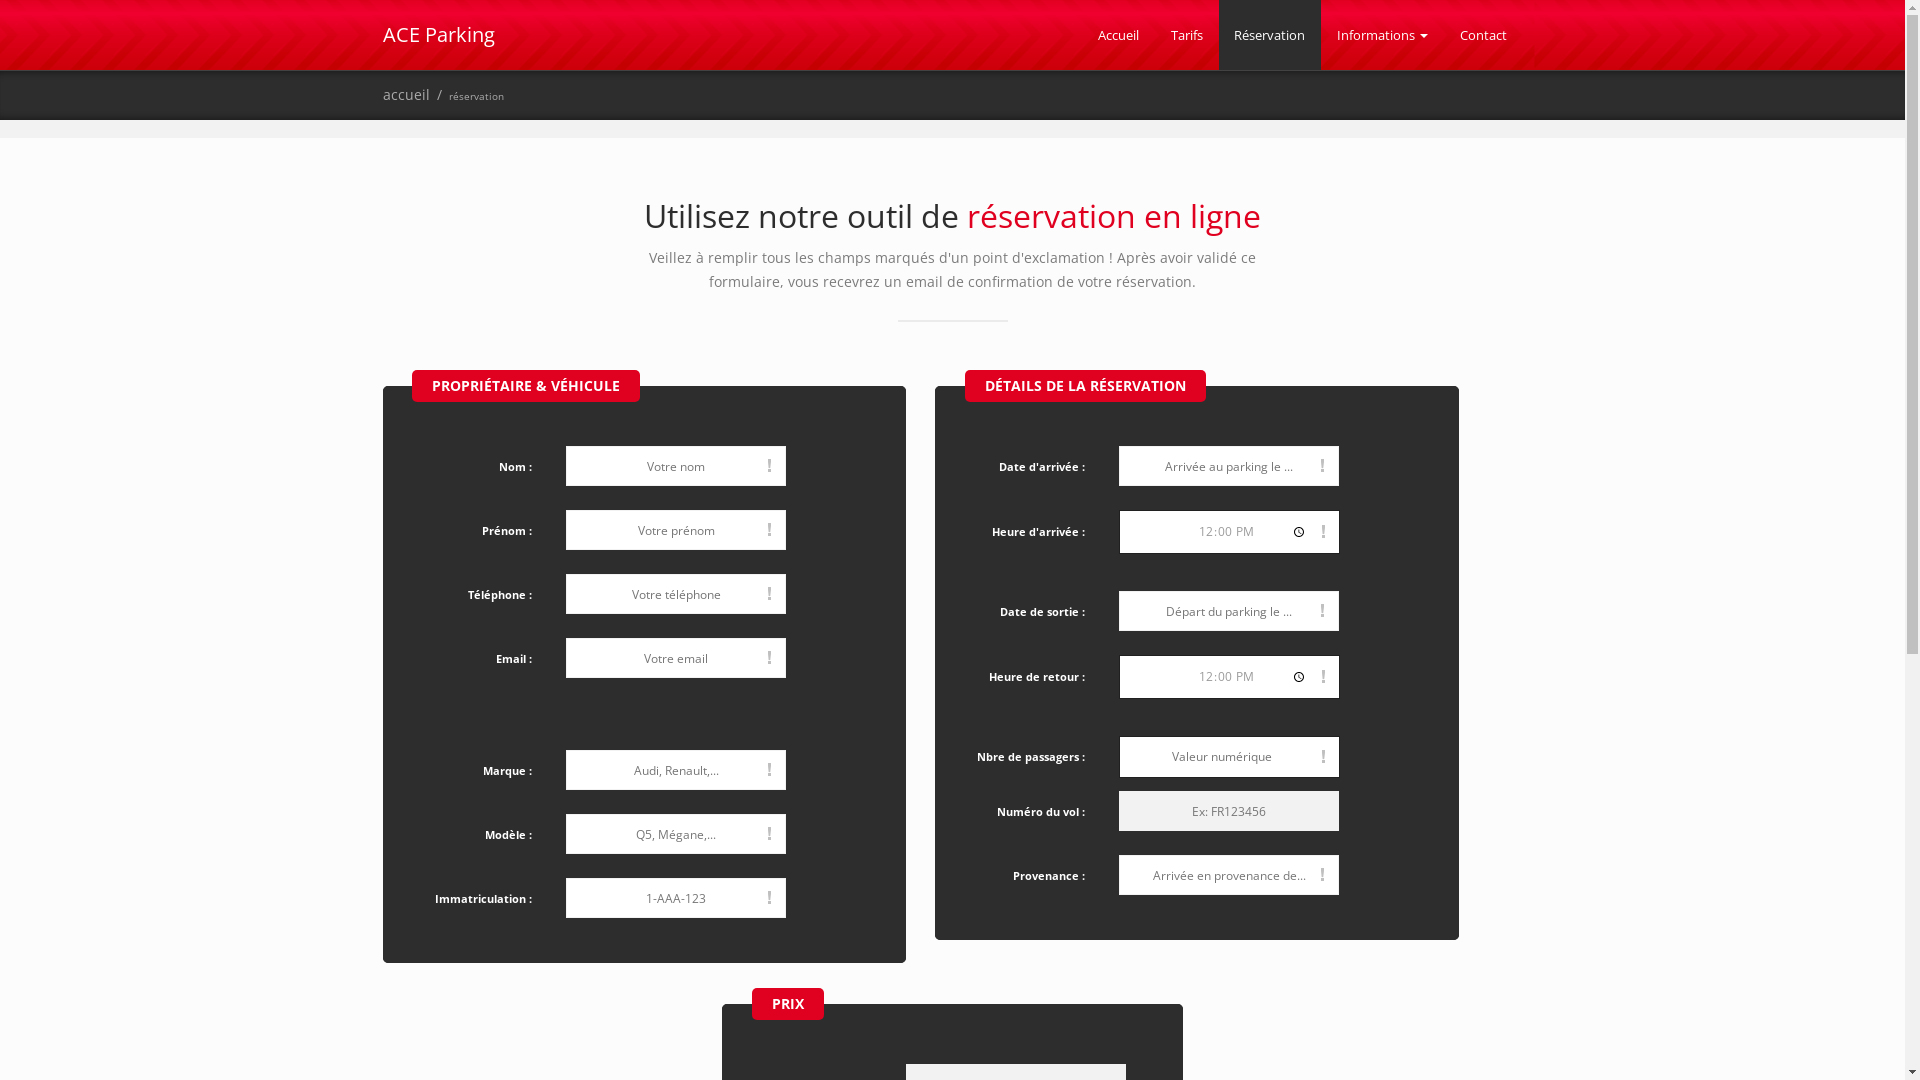 The image size is (1920, 1080). What do you see at coordinates (436, 34) in the screenshot?
I see `'ACE Parking'` at bounding box center [436, 34].